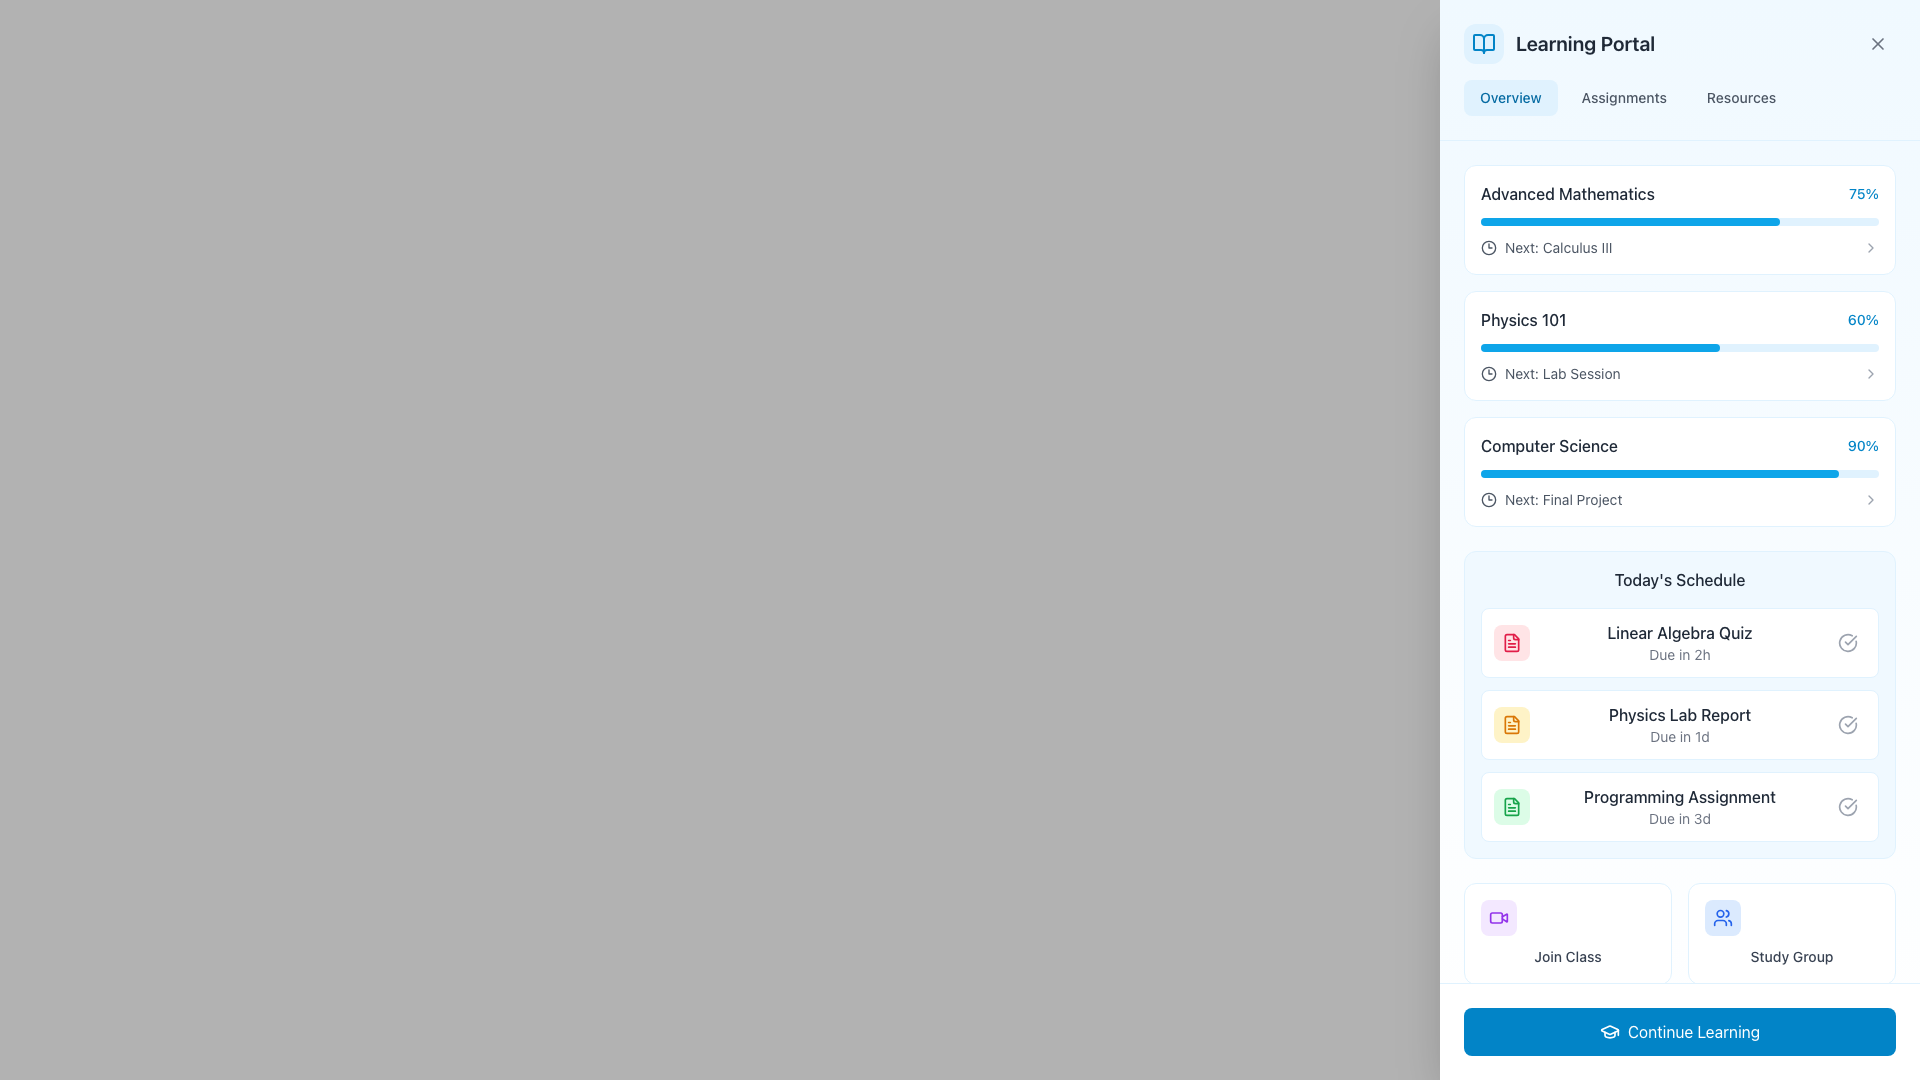  I want to click on Decorative Shape element, which is part of the media action icon located at the bottom section of the panel, by using developer tools, so click(1496, 918).